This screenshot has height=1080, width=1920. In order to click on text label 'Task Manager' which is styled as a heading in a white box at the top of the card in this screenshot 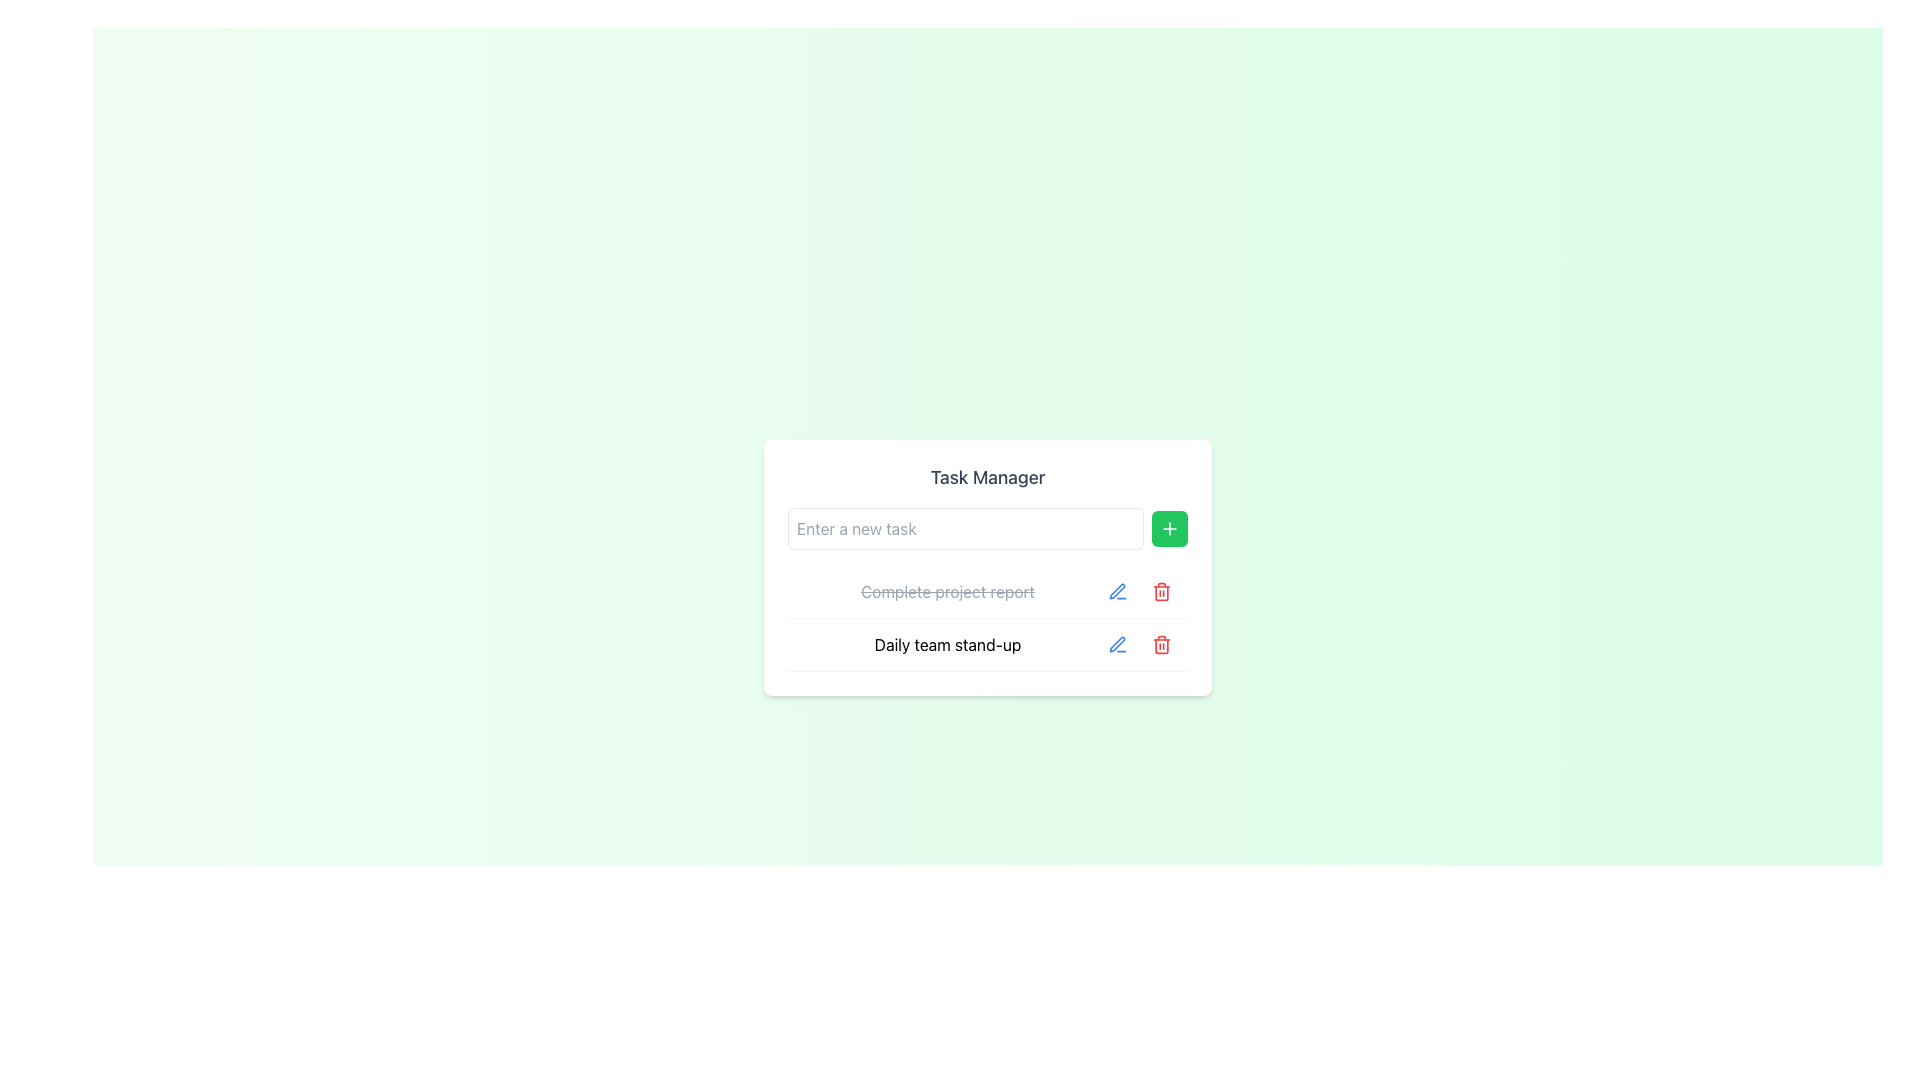, I will do `click(988, 478)`.